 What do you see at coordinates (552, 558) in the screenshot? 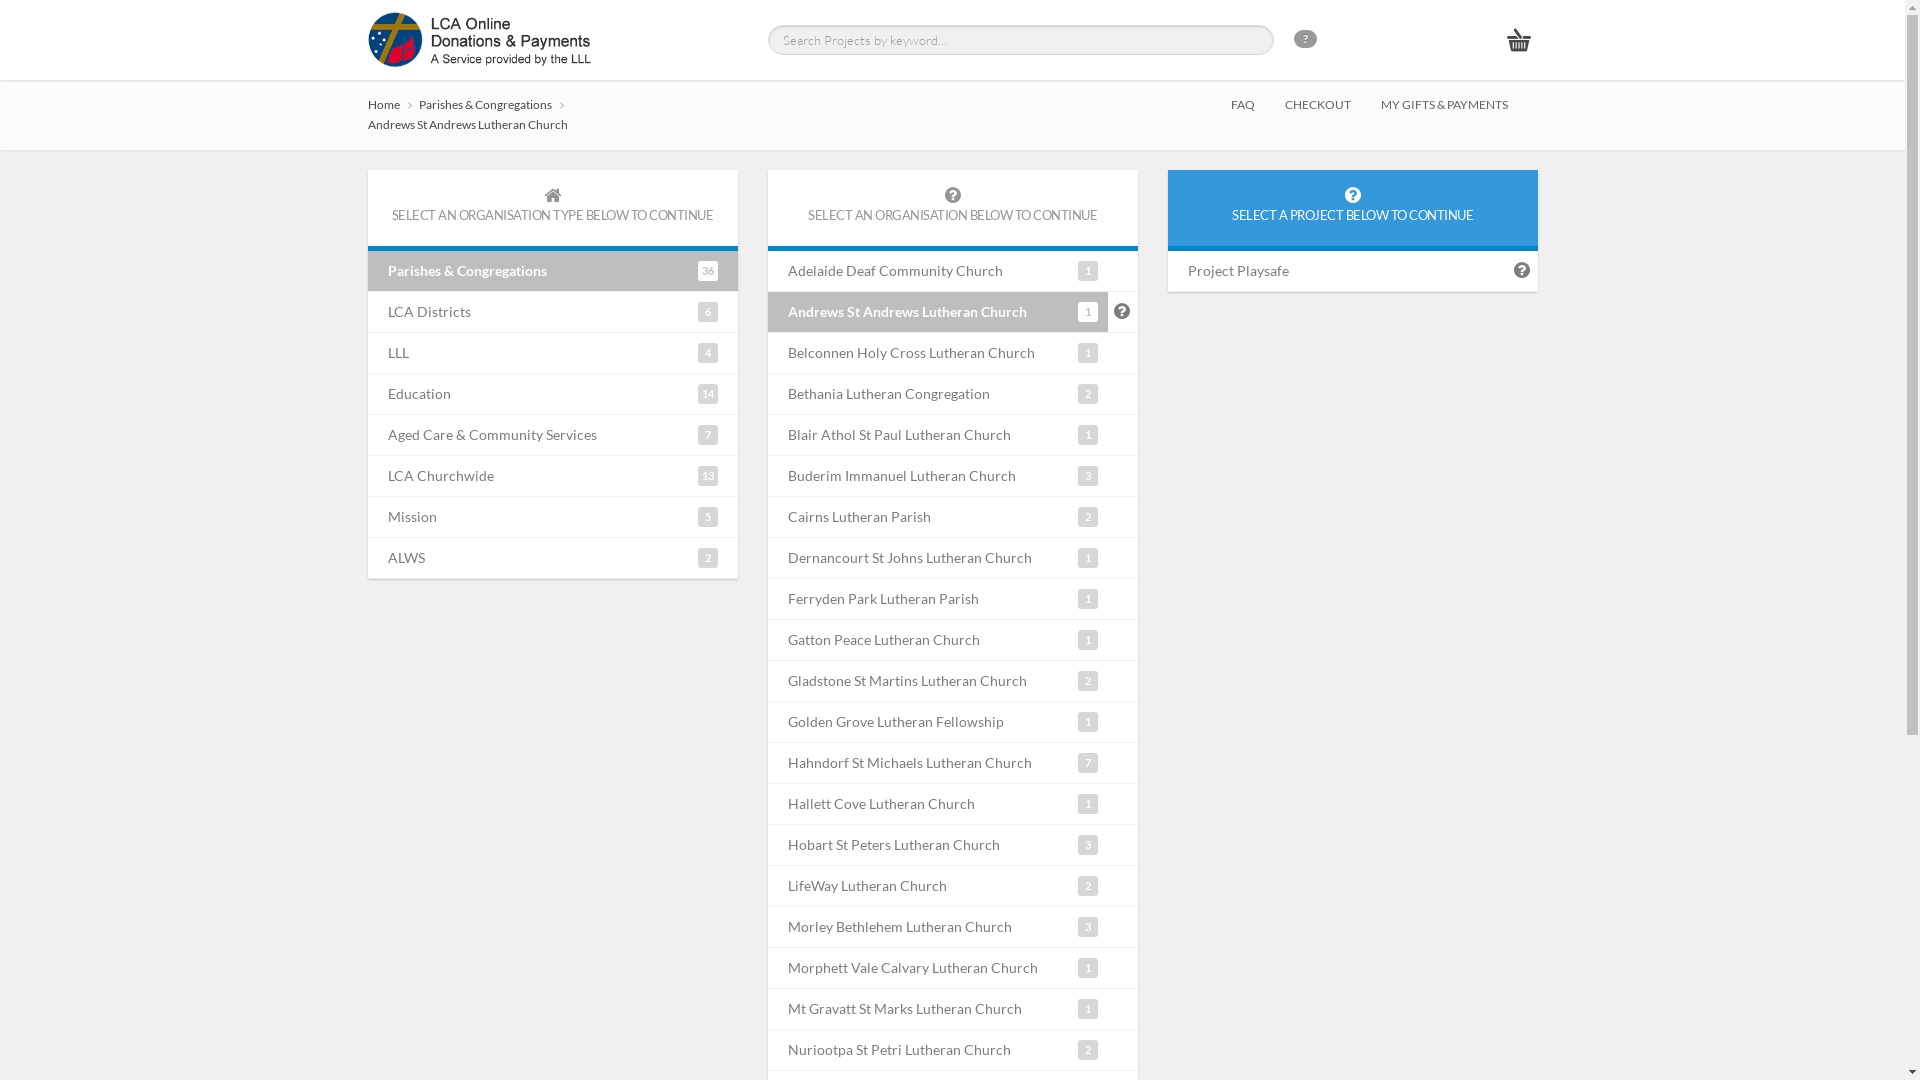
I see `'2` at bounding box center [552, 558].